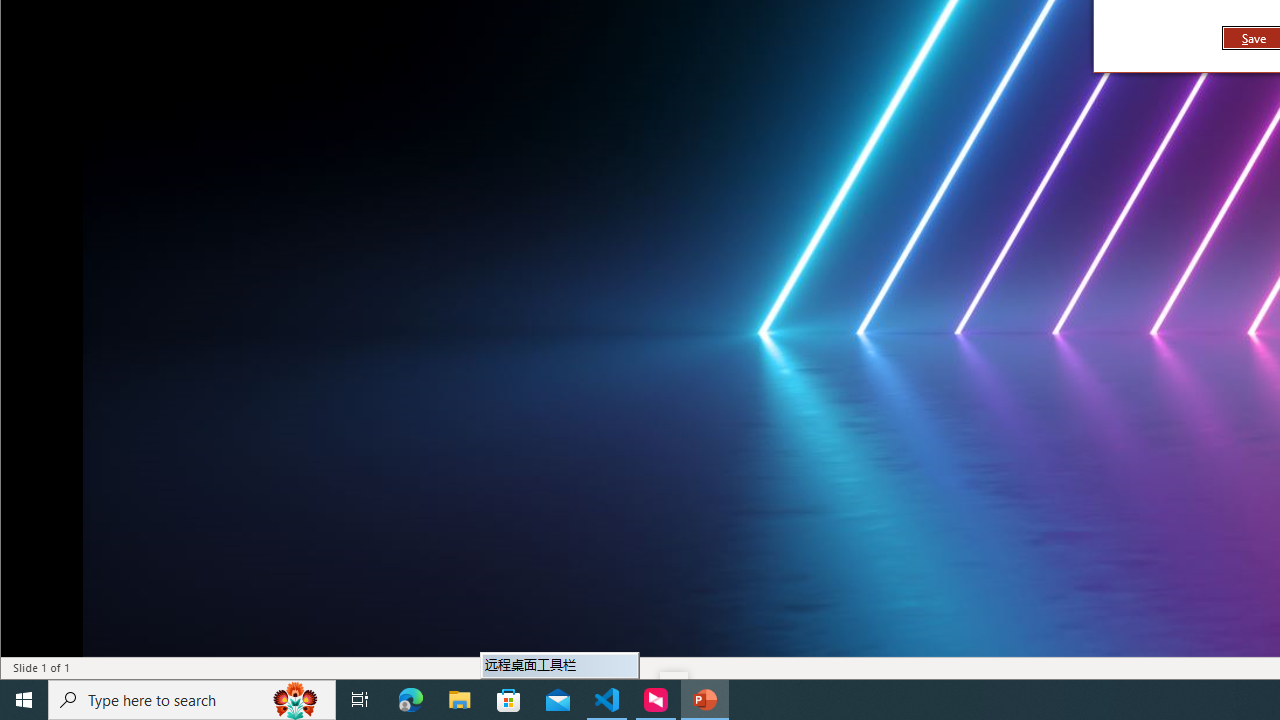 Image resolution: width=1280 pixels, height=720 pixels. What do you see at coordinates (359, 698) in the screenshot?
I see `'Task View'` at bounding box center [359, 698].